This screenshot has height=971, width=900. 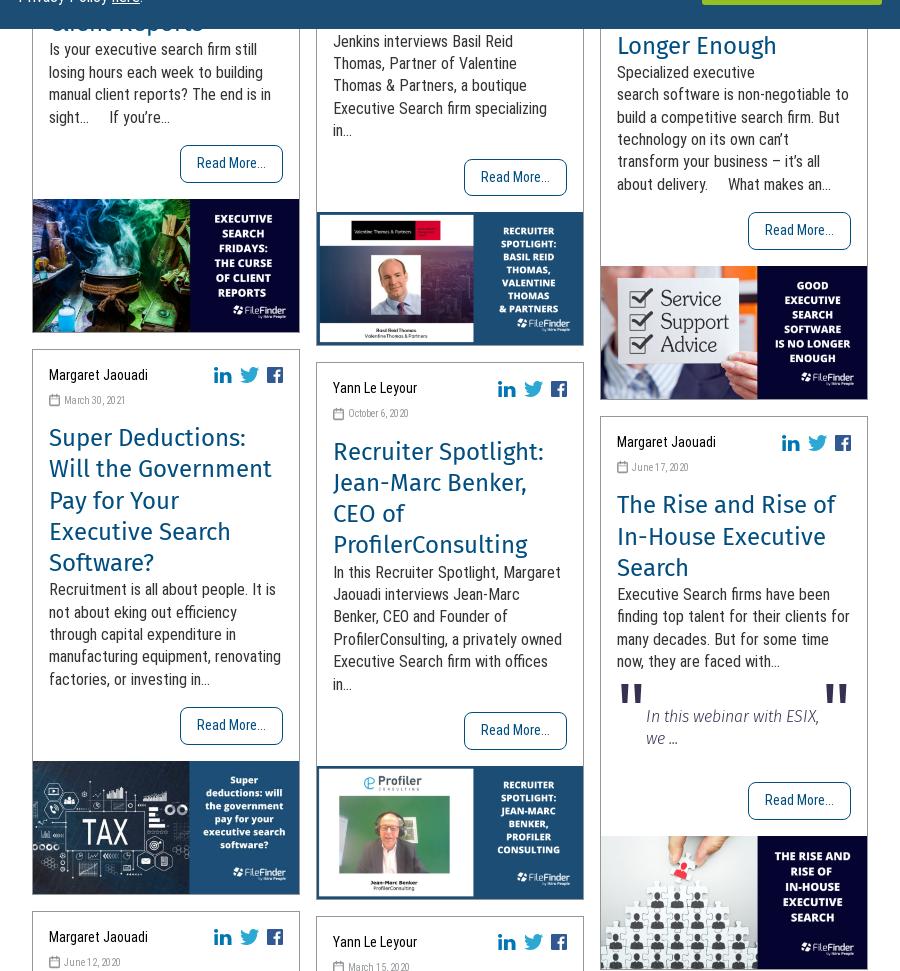 What do you see at coordinates (617, 626) in the screenshot?
I see `'Executive Search firms have been finding top talent for their clients for many decades. But for some time now, they are faced with...'` at bounding box center [617, 626].